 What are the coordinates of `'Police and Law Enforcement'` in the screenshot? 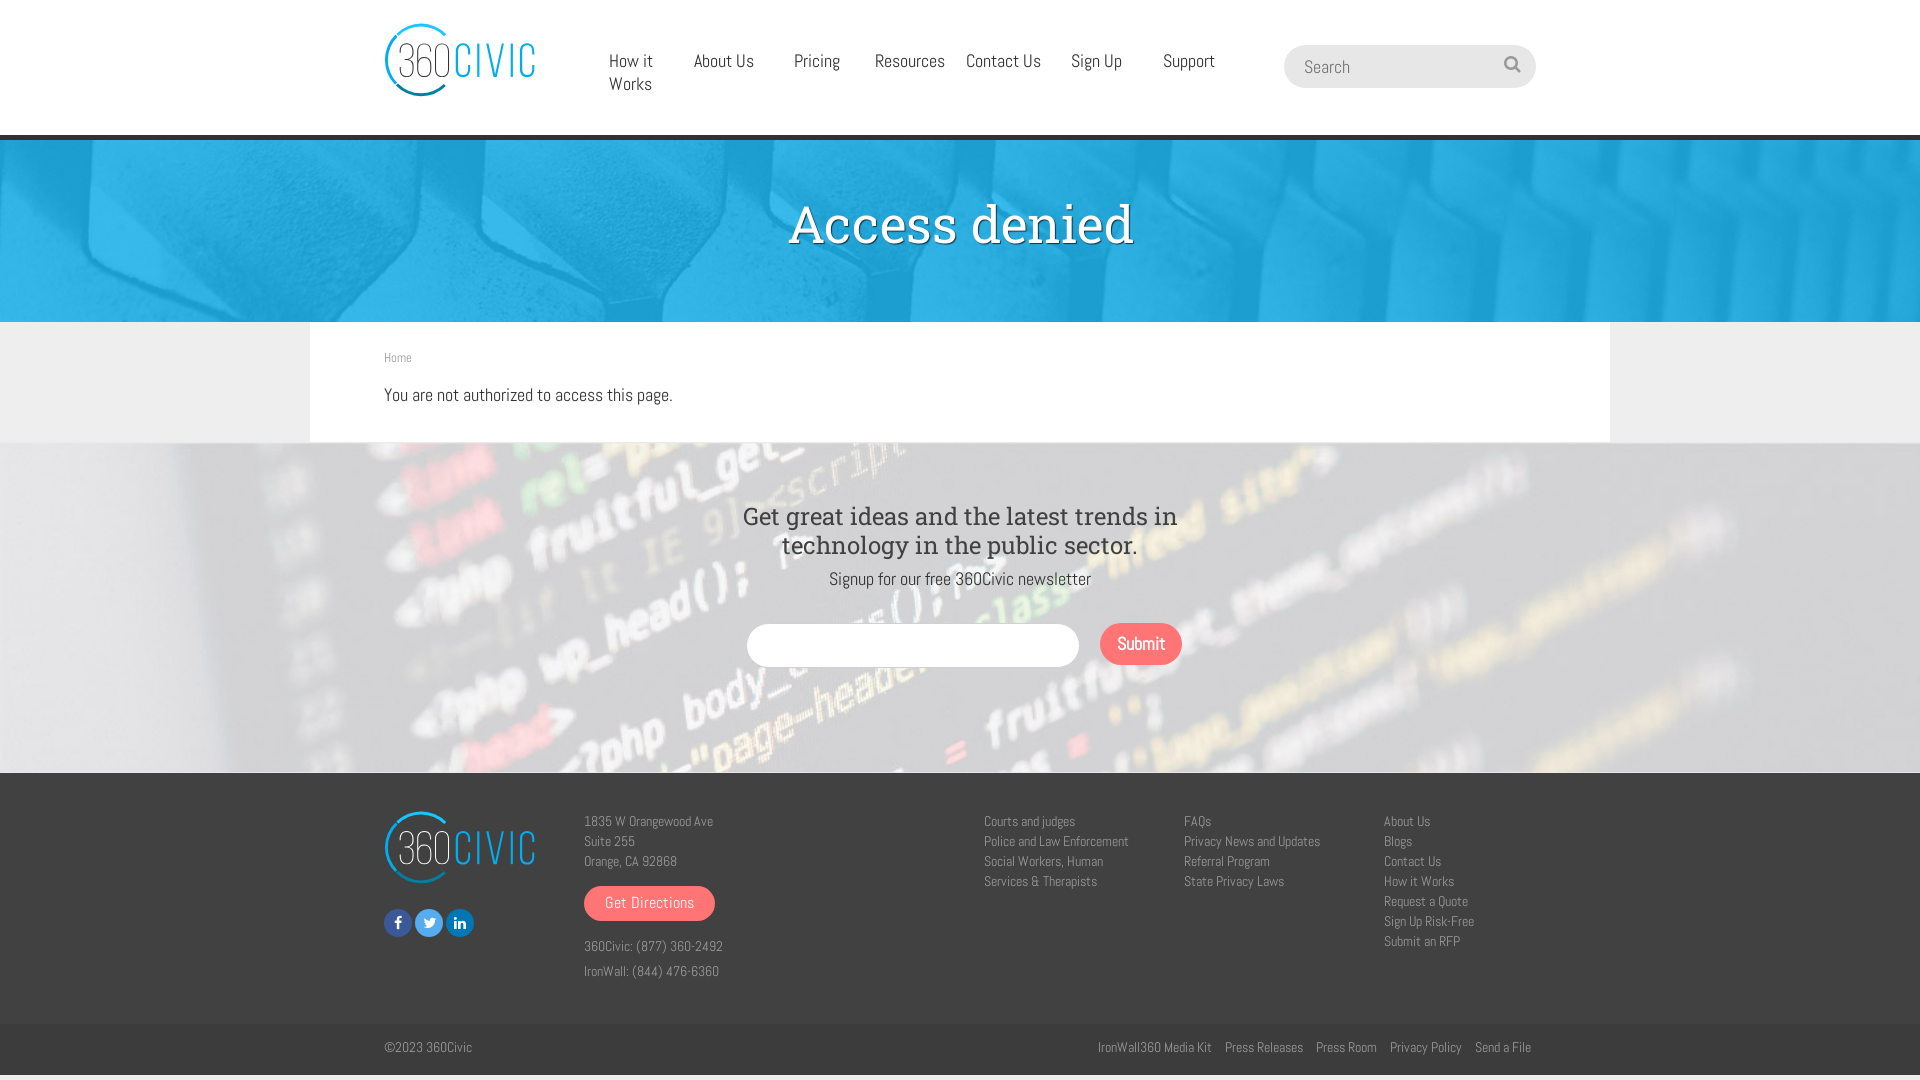 It's located at (1055, 840).